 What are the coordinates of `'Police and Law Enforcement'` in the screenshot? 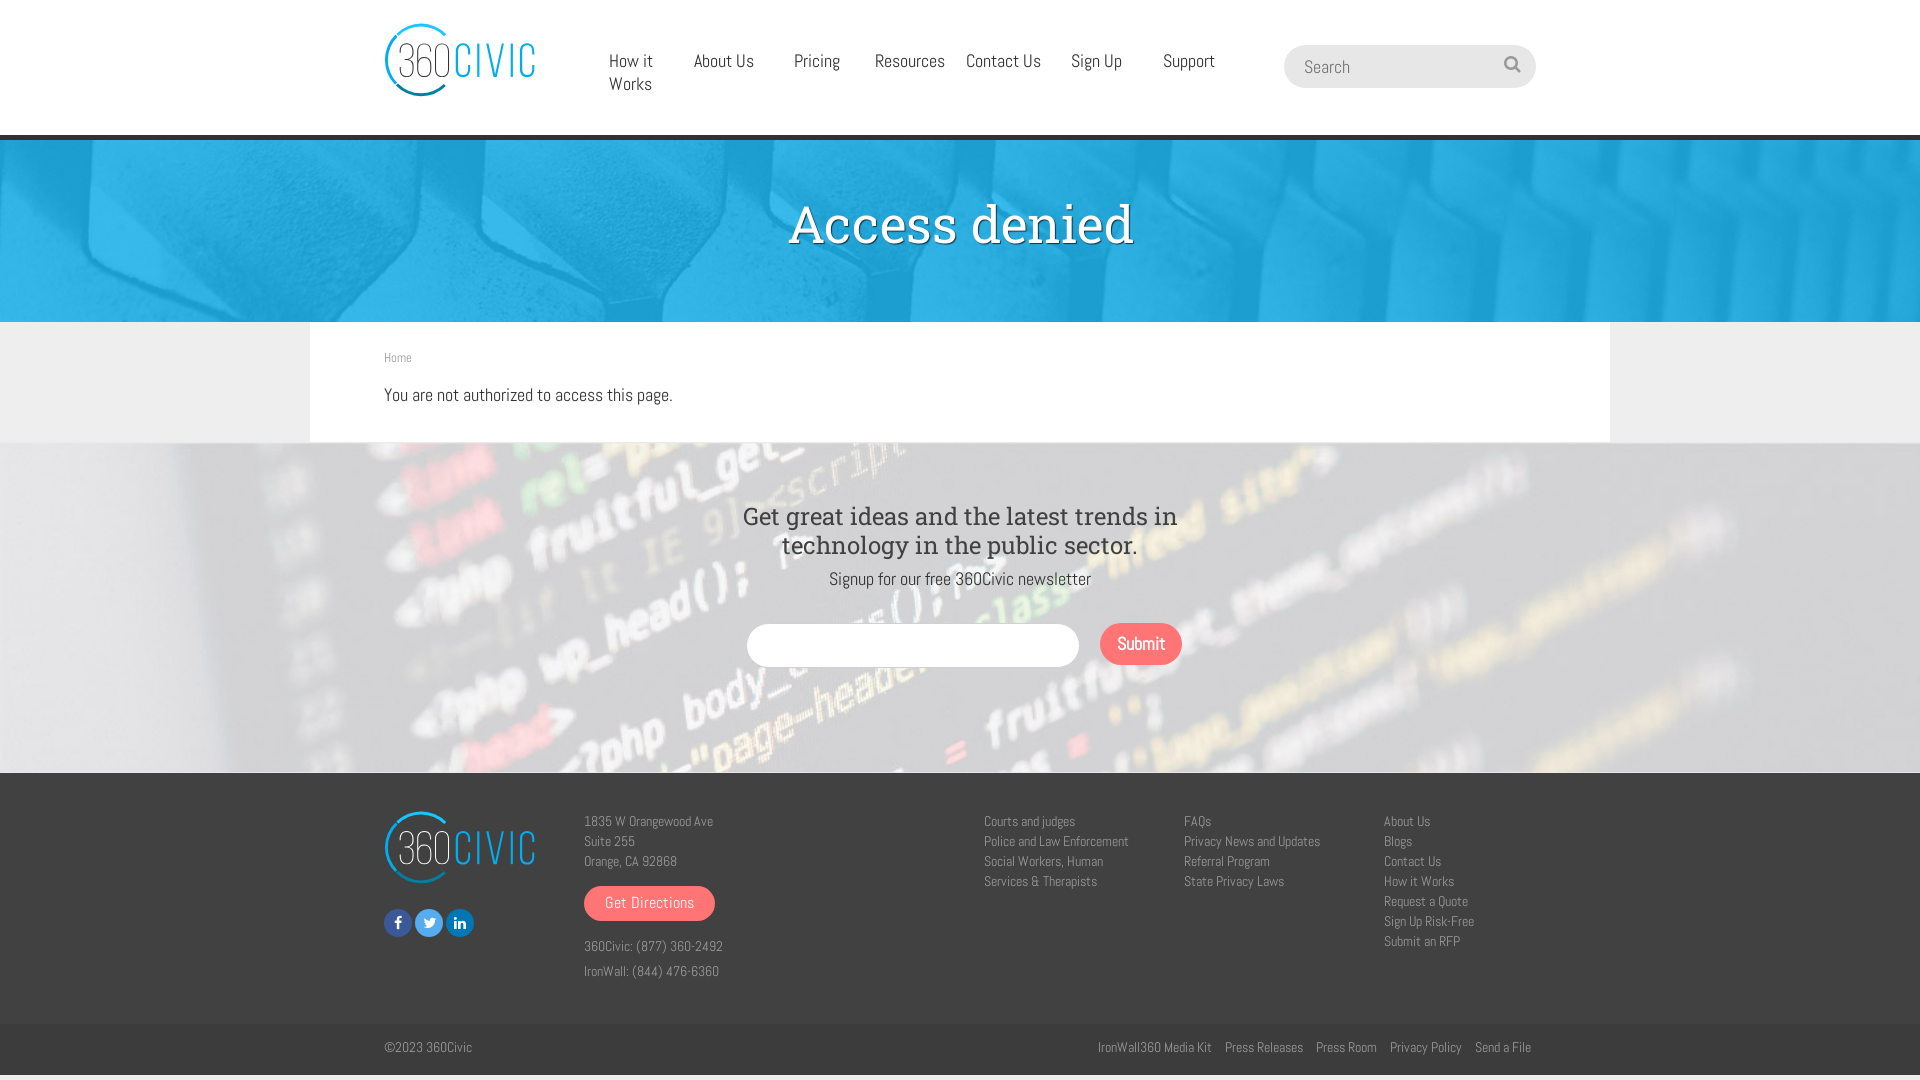 It's located at (1055, 840).